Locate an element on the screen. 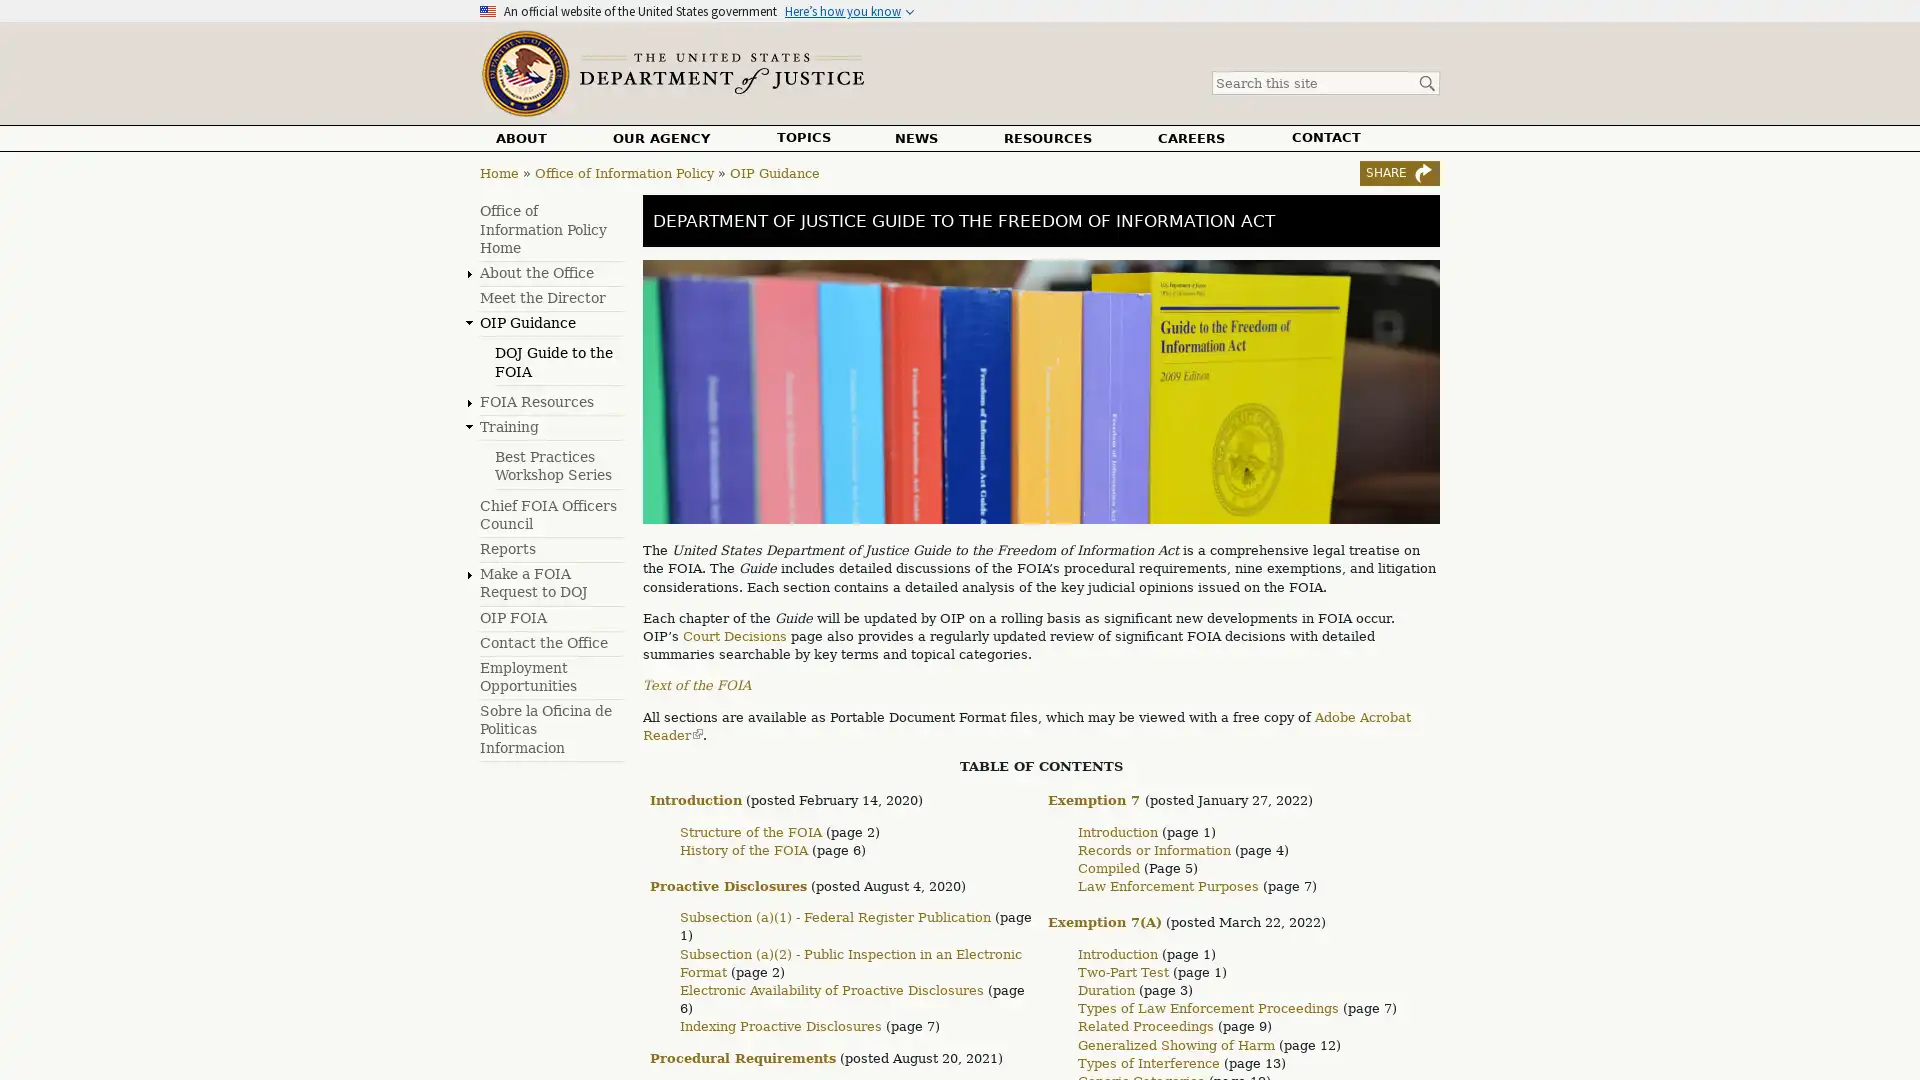 The width and height of the screenshot is (1920, 1080). Heres how you know is located at coordinates (849, 11).